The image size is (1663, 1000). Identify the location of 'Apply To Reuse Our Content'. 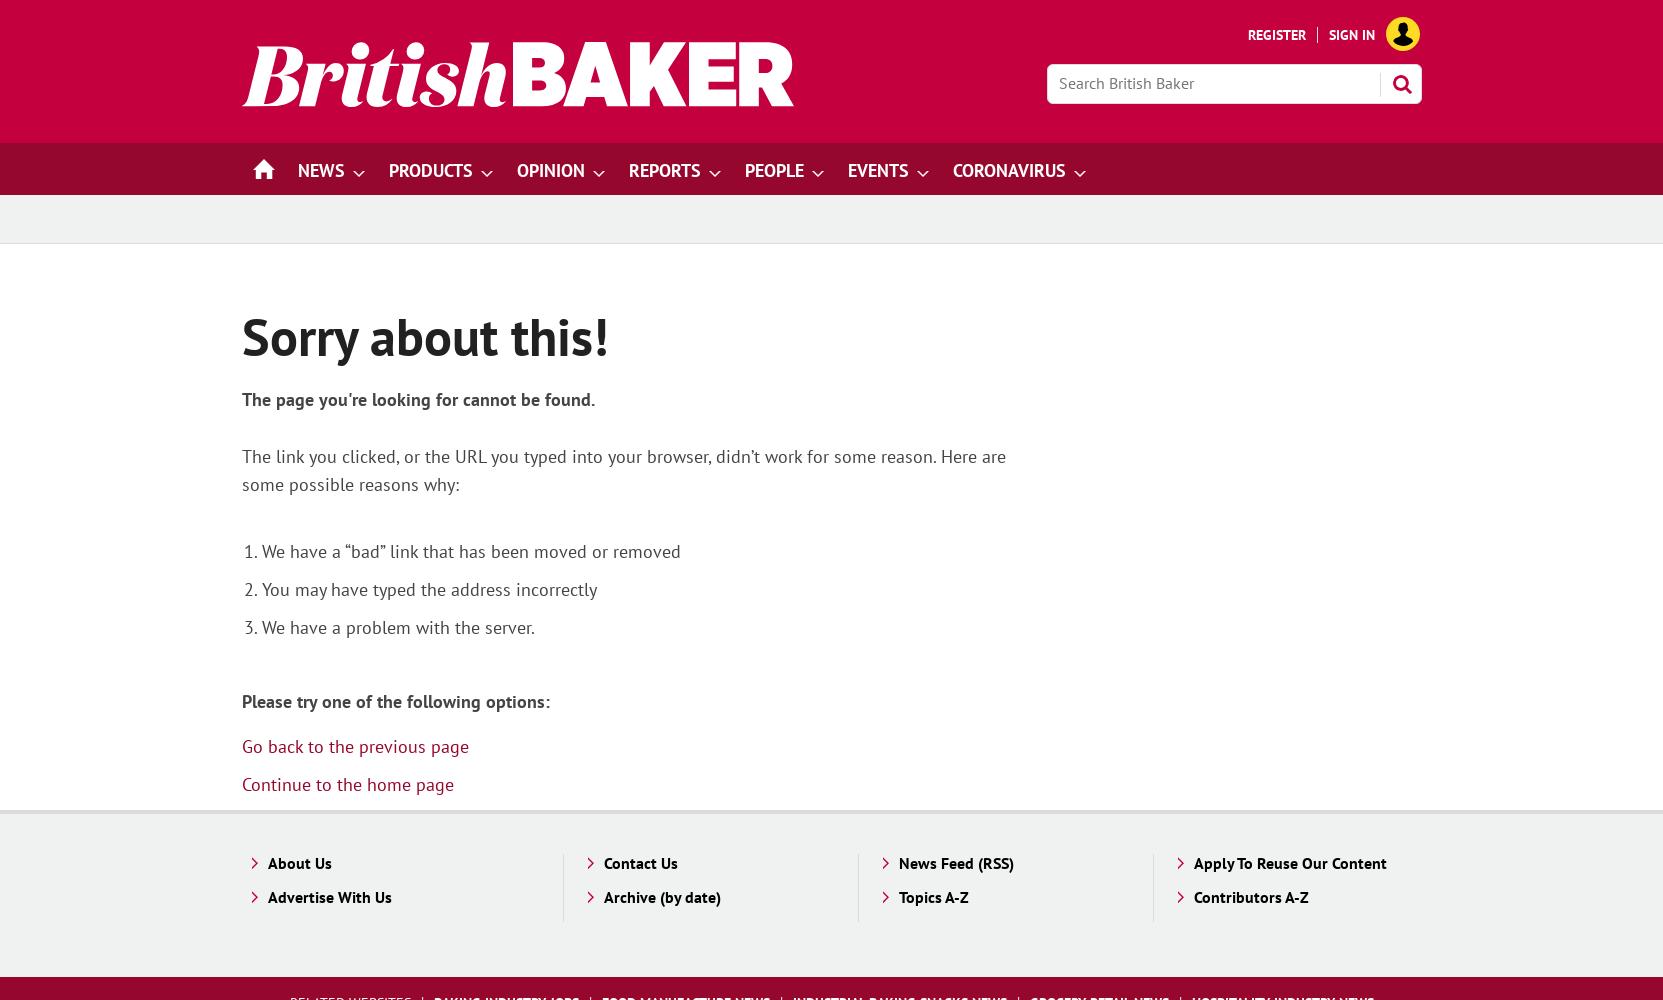
(1290, 862).